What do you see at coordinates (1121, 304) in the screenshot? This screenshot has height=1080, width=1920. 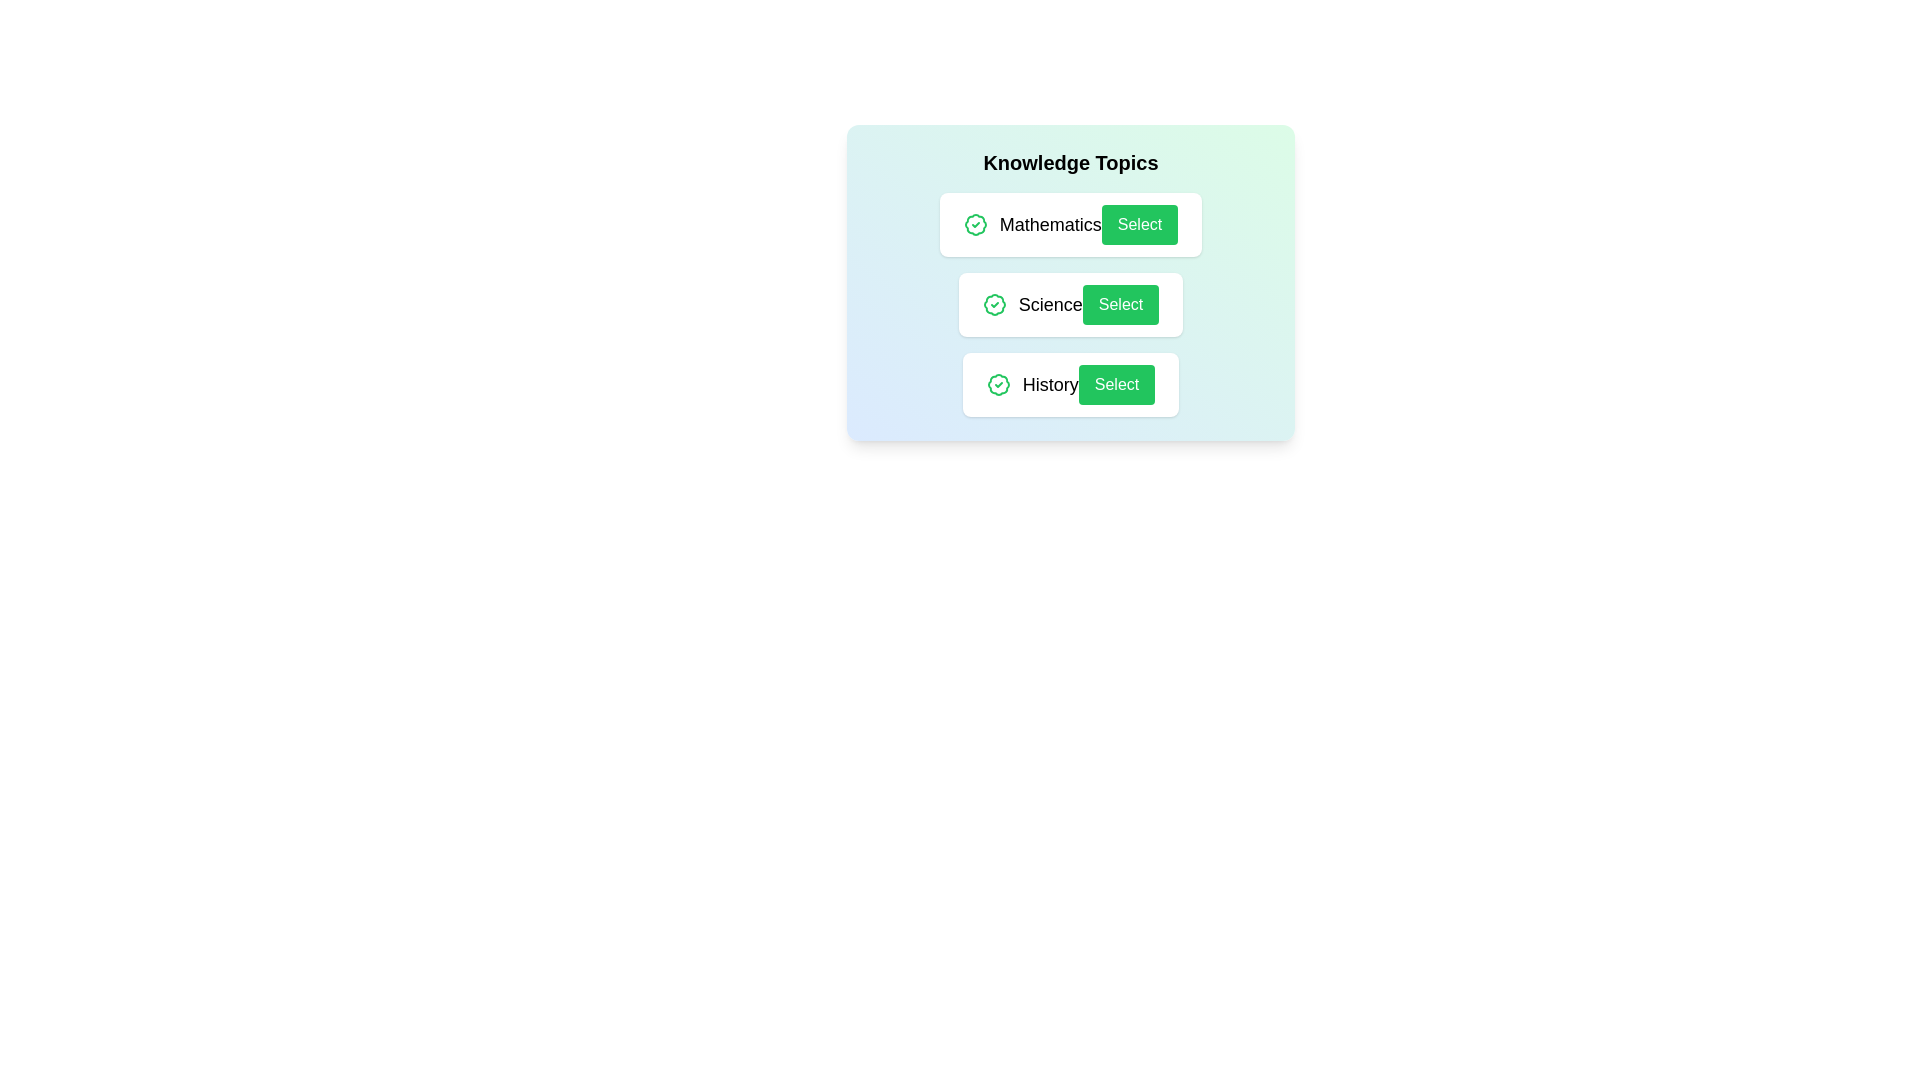 I see `'Select' button for the topic Science` at bounding box center [1121, 304].